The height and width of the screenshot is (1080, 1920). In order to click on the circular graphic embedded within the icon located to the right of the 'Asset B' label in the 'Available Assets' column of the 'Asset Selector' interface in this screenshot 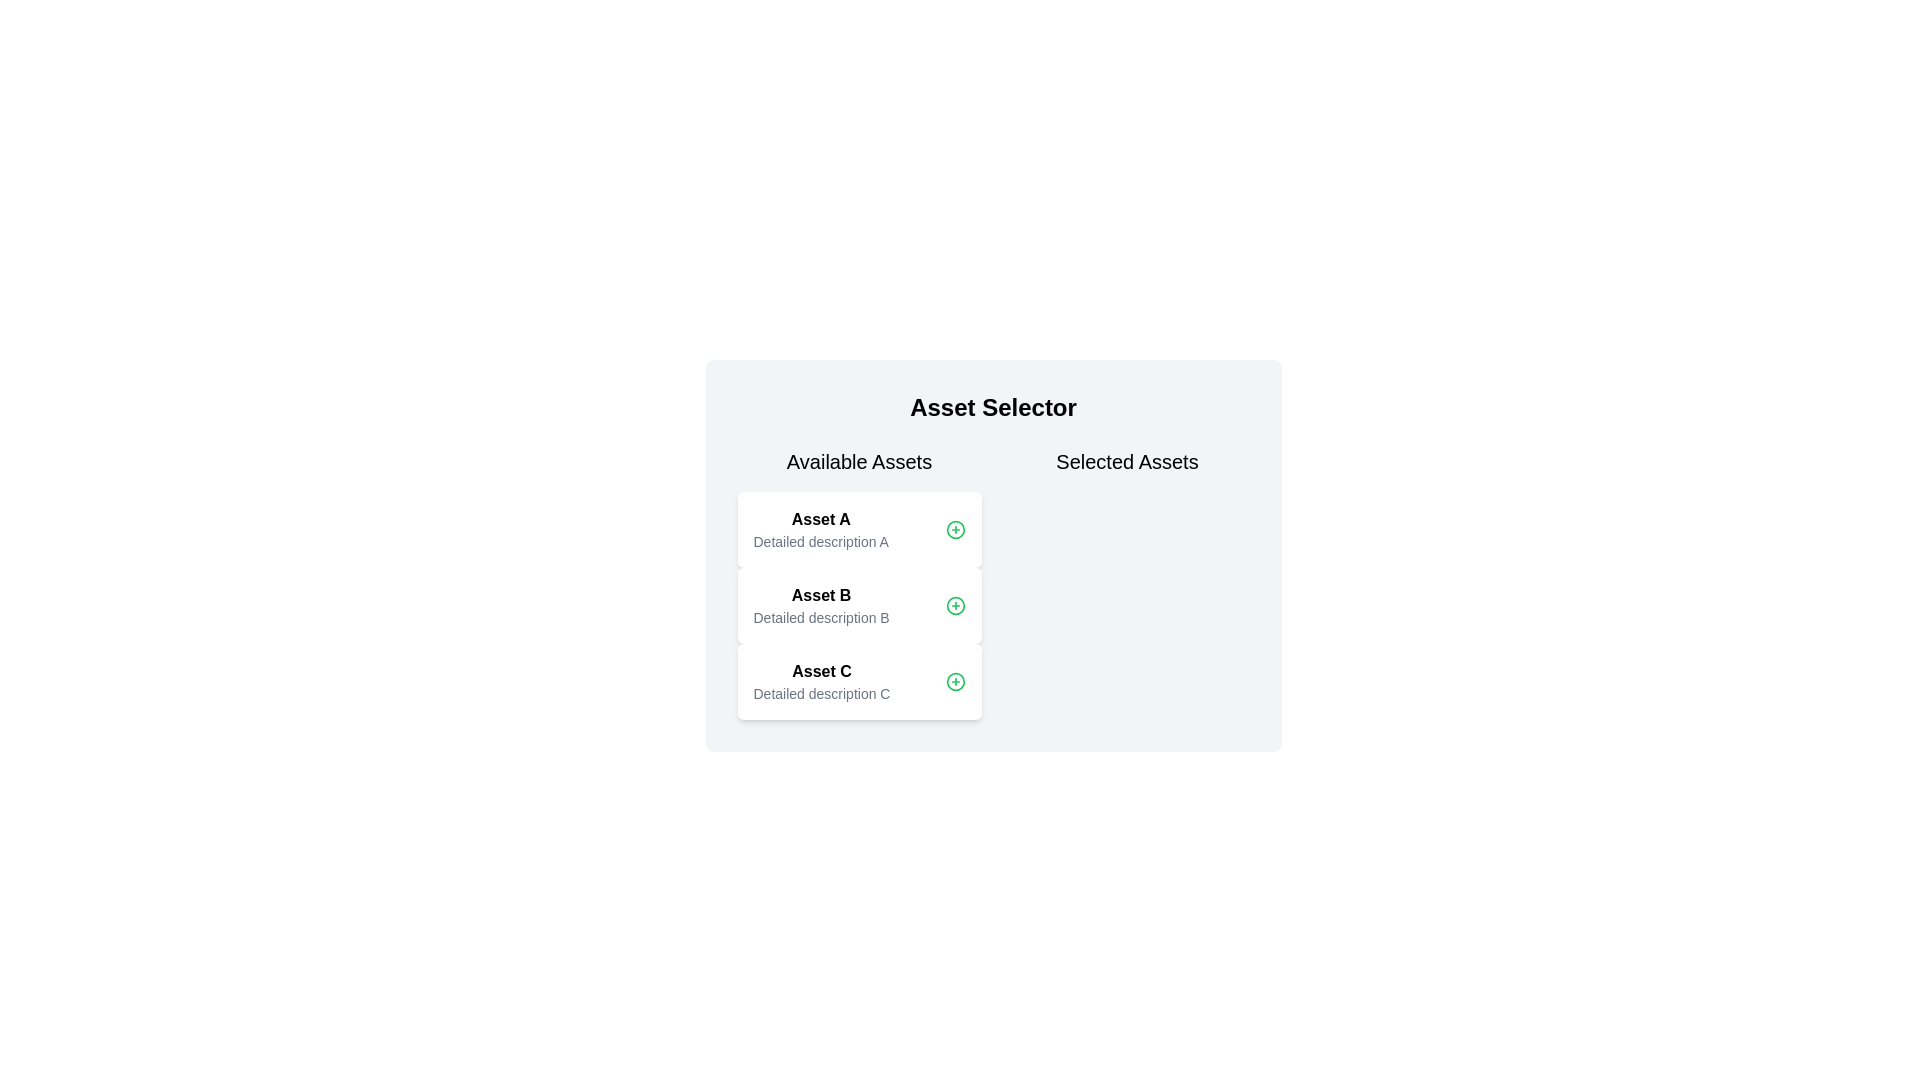, I will do `click(954, 604)`.